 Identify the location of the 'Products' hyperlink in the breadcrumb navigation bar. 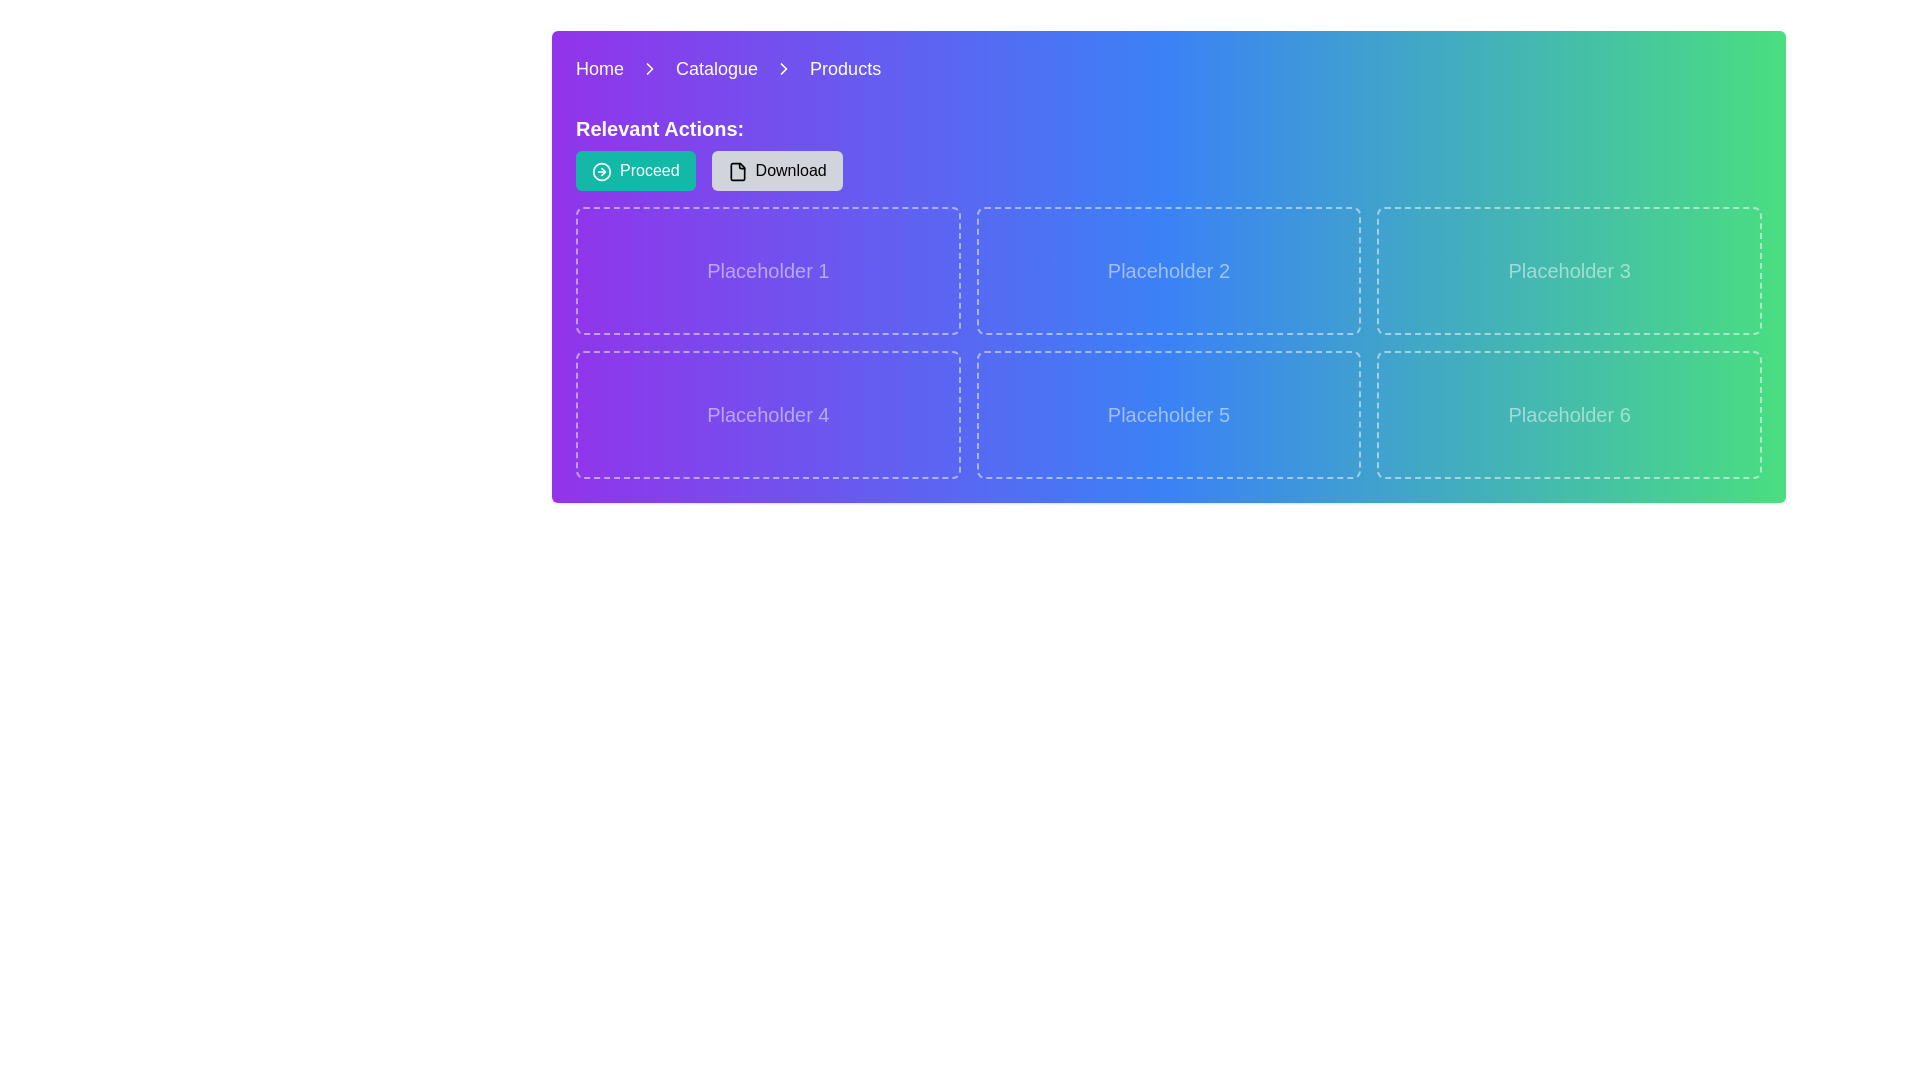
(845, 68).